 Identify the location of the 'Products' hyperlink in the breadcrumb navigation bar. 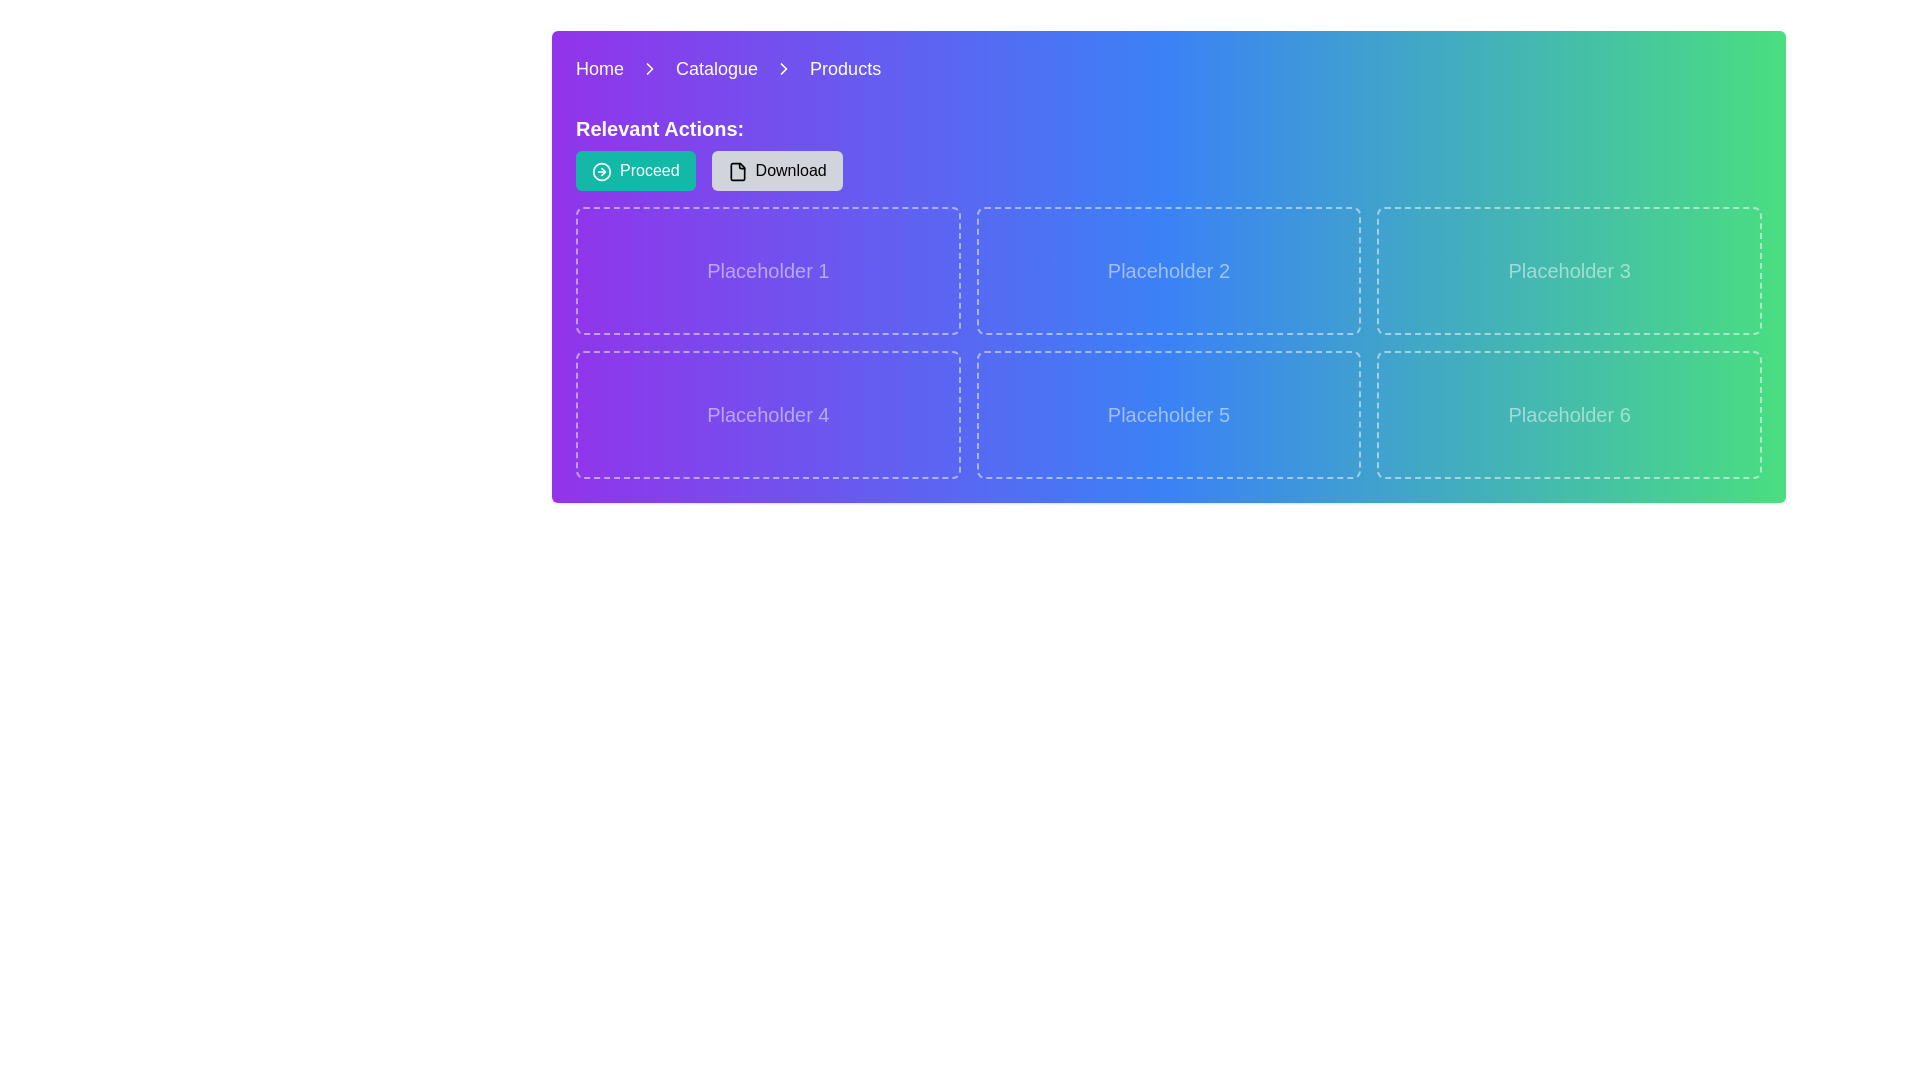
(845, 68).